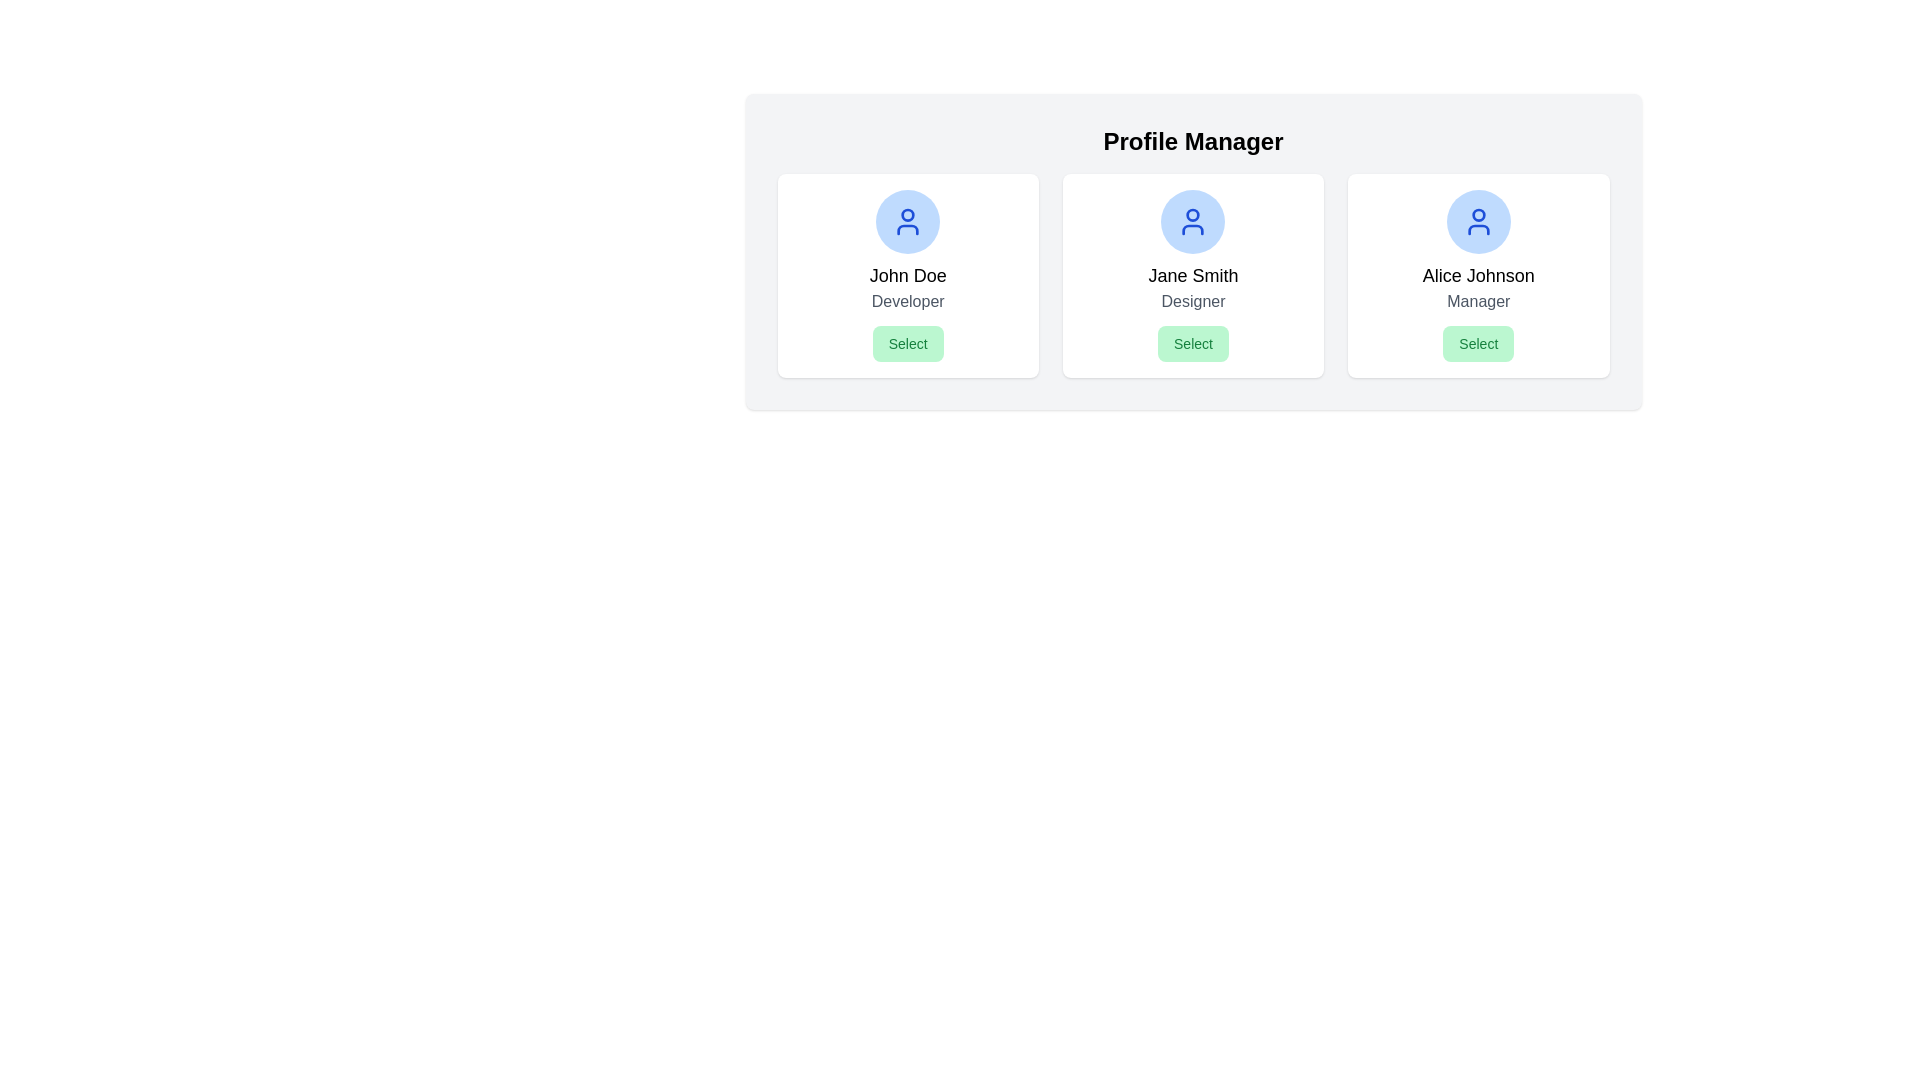 The height and width of the screenshot is (1080, 1920). Describe the element at coordinates (907, 276) in the screenshot. I see `the Profile card for 'John Doe', which includes a 'Select' button and is the first in a row of three cards` at that location.